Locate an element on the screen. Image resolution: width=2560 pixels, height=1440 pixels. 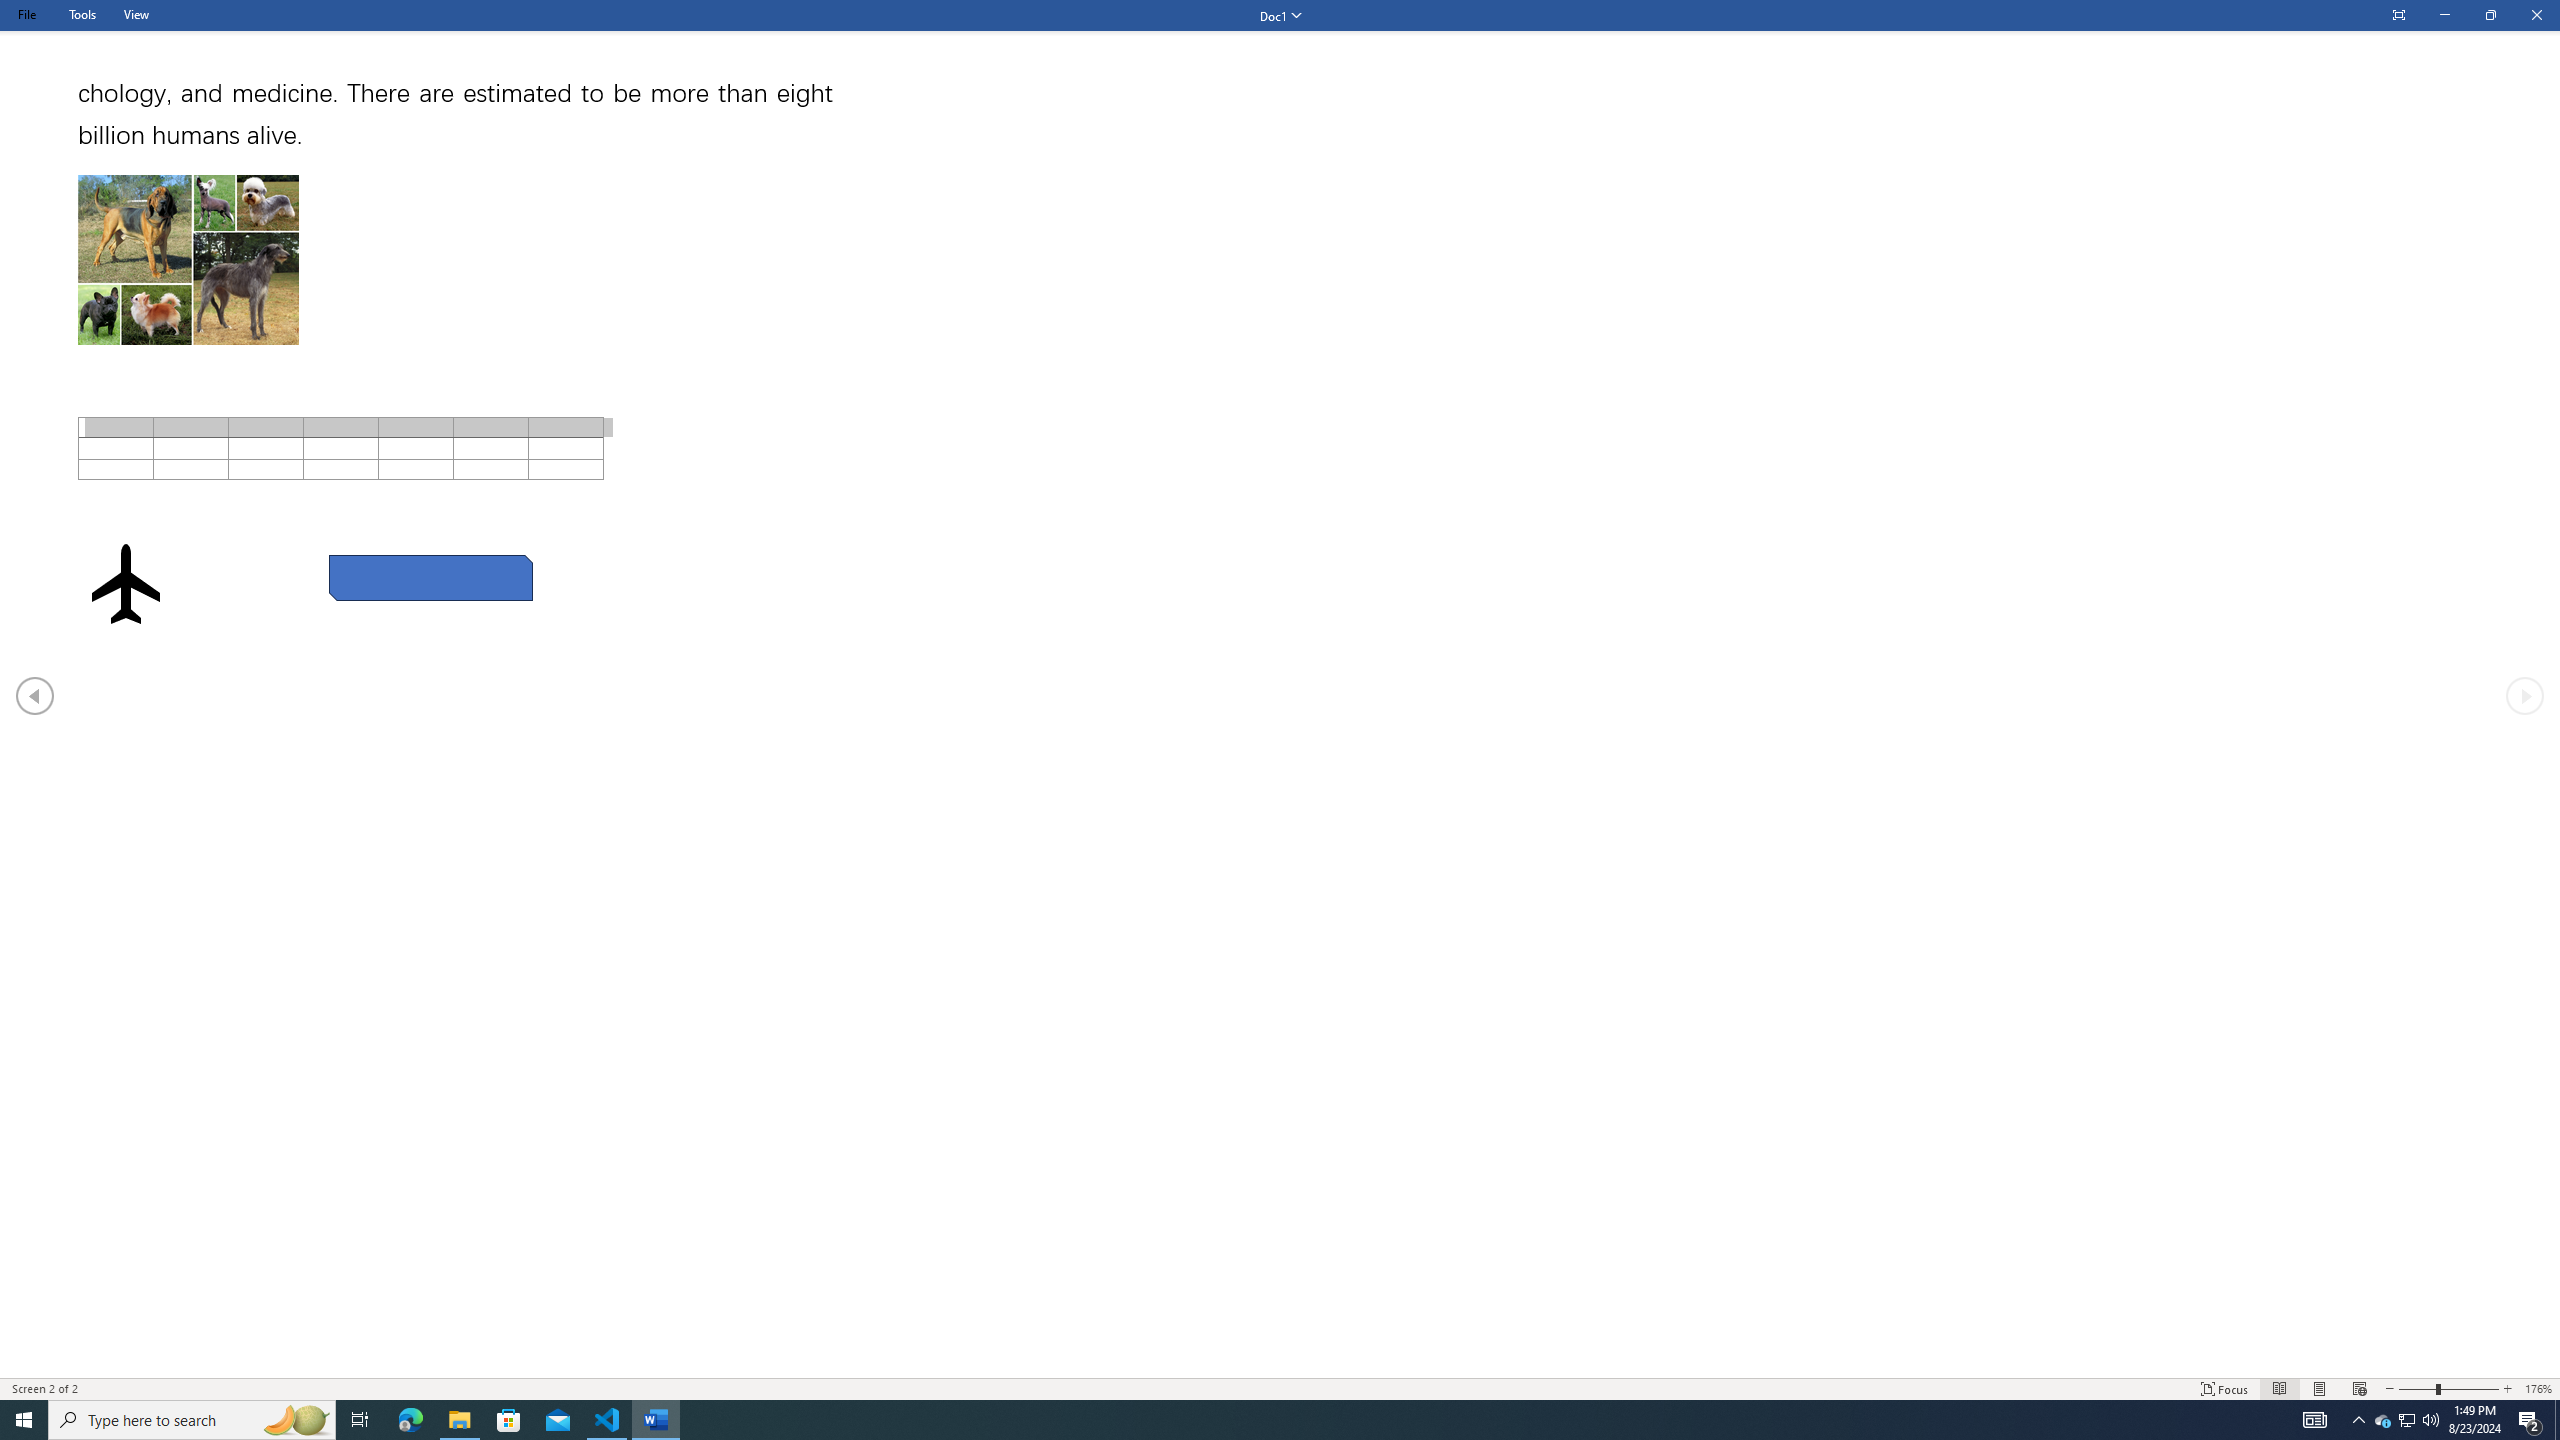
'Zoom Out' is located at coordinates (2417, 1389).